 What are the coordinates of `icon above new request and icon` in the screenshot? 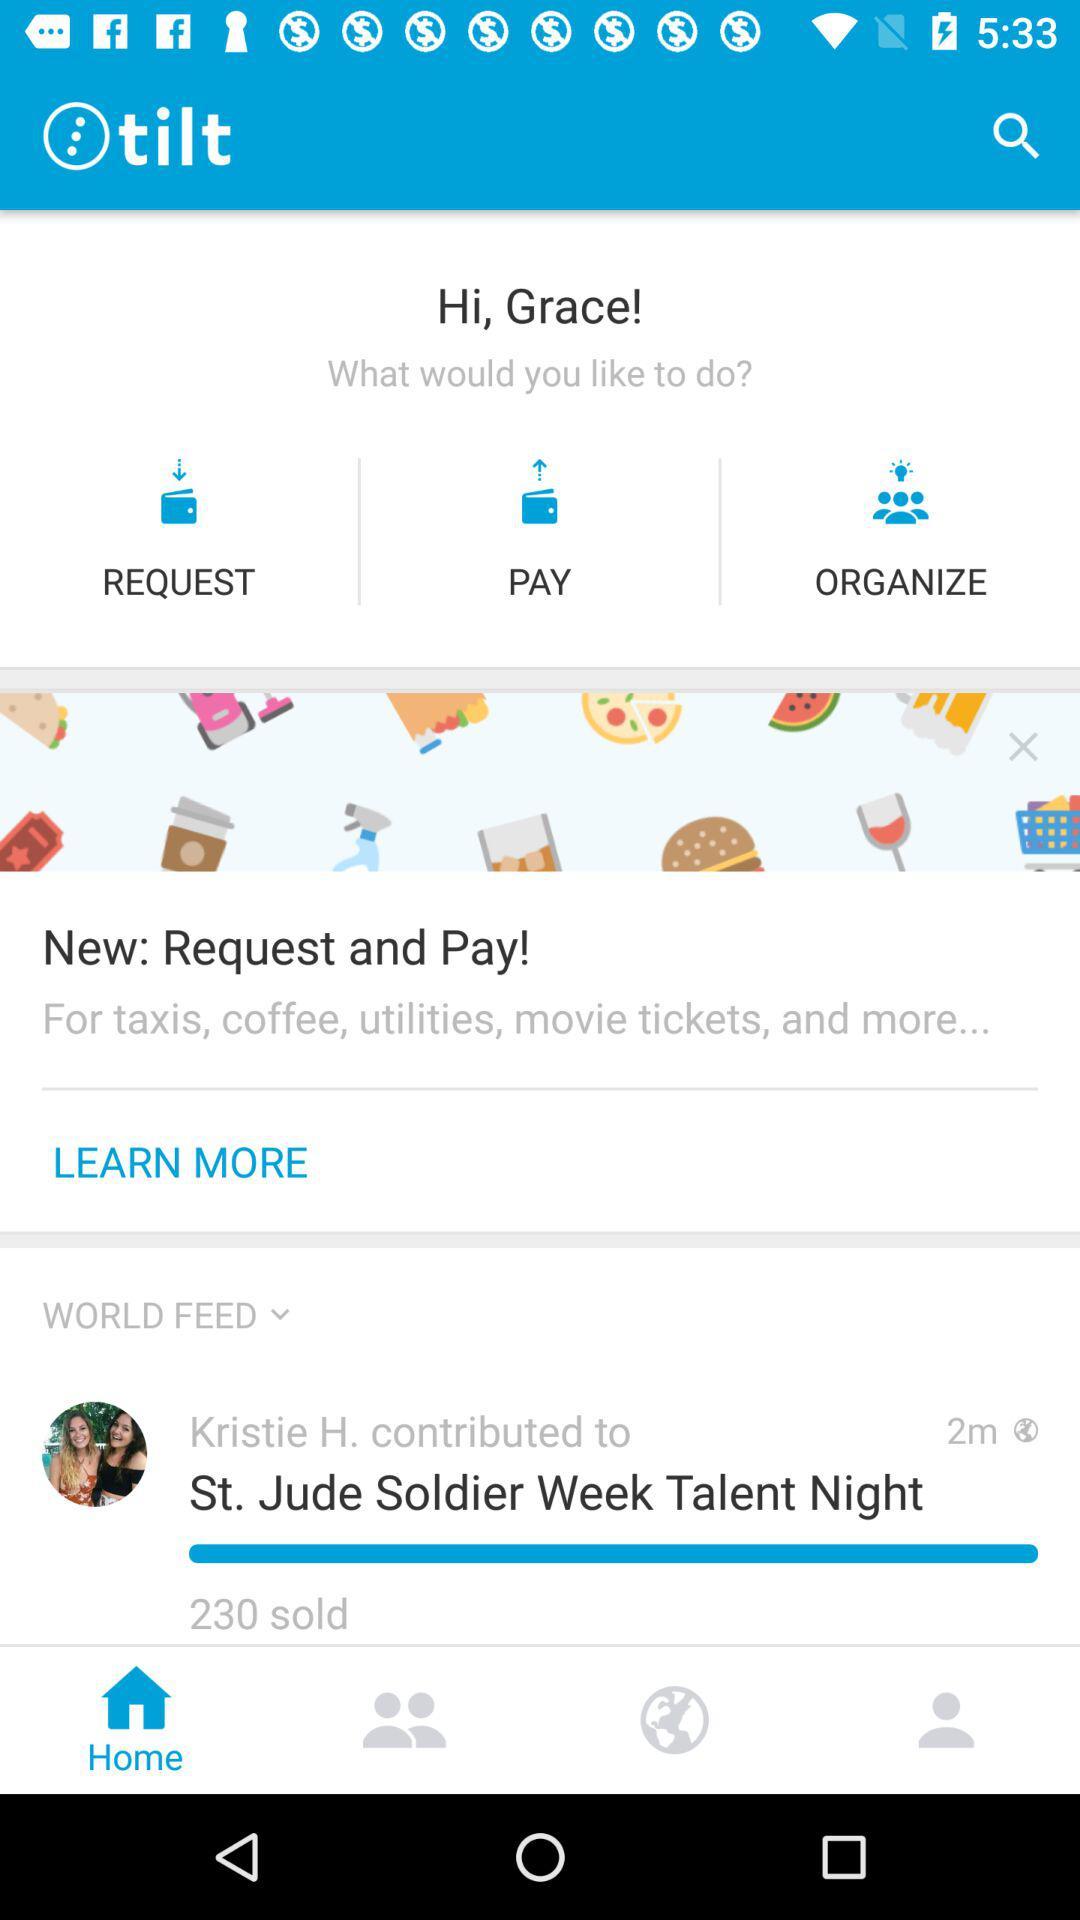 It's located at (1023, 745).